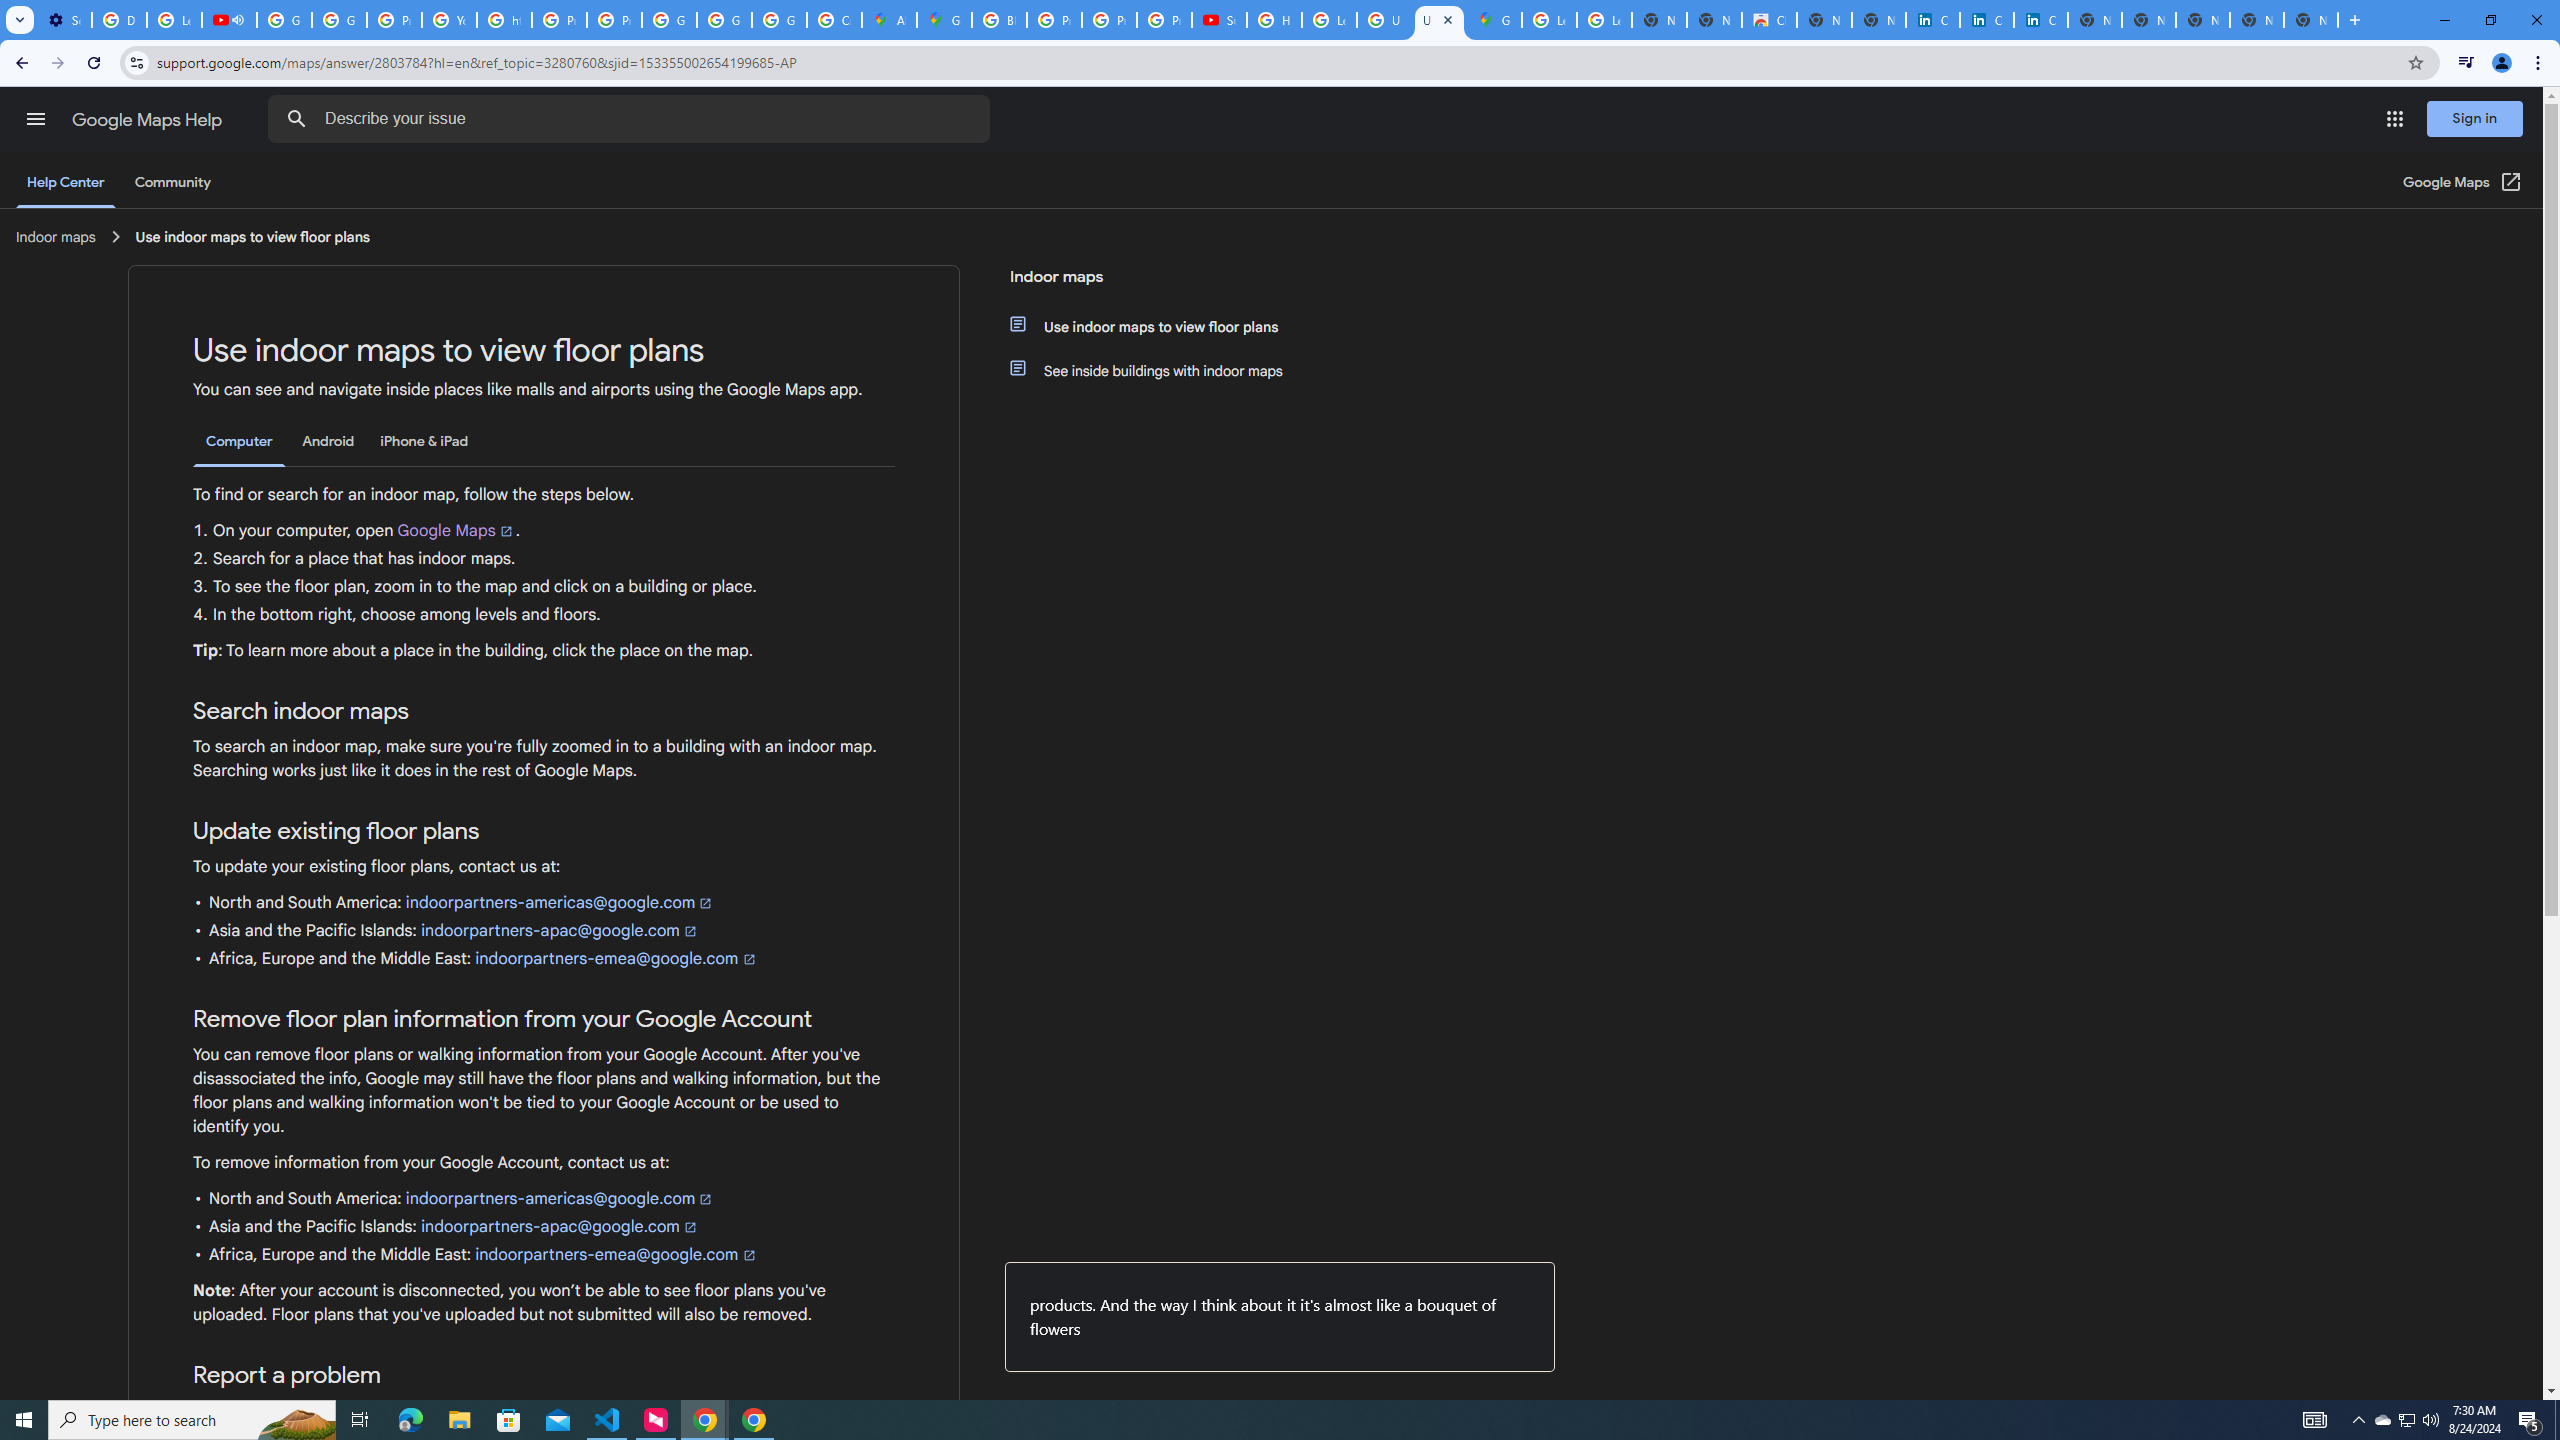 The width and height of the screenshot is (2560, 1440). Describe the element at coordinates (2462, 181) in the screenshot. I see `'Google Maps (Open in a new window)'` at that location.